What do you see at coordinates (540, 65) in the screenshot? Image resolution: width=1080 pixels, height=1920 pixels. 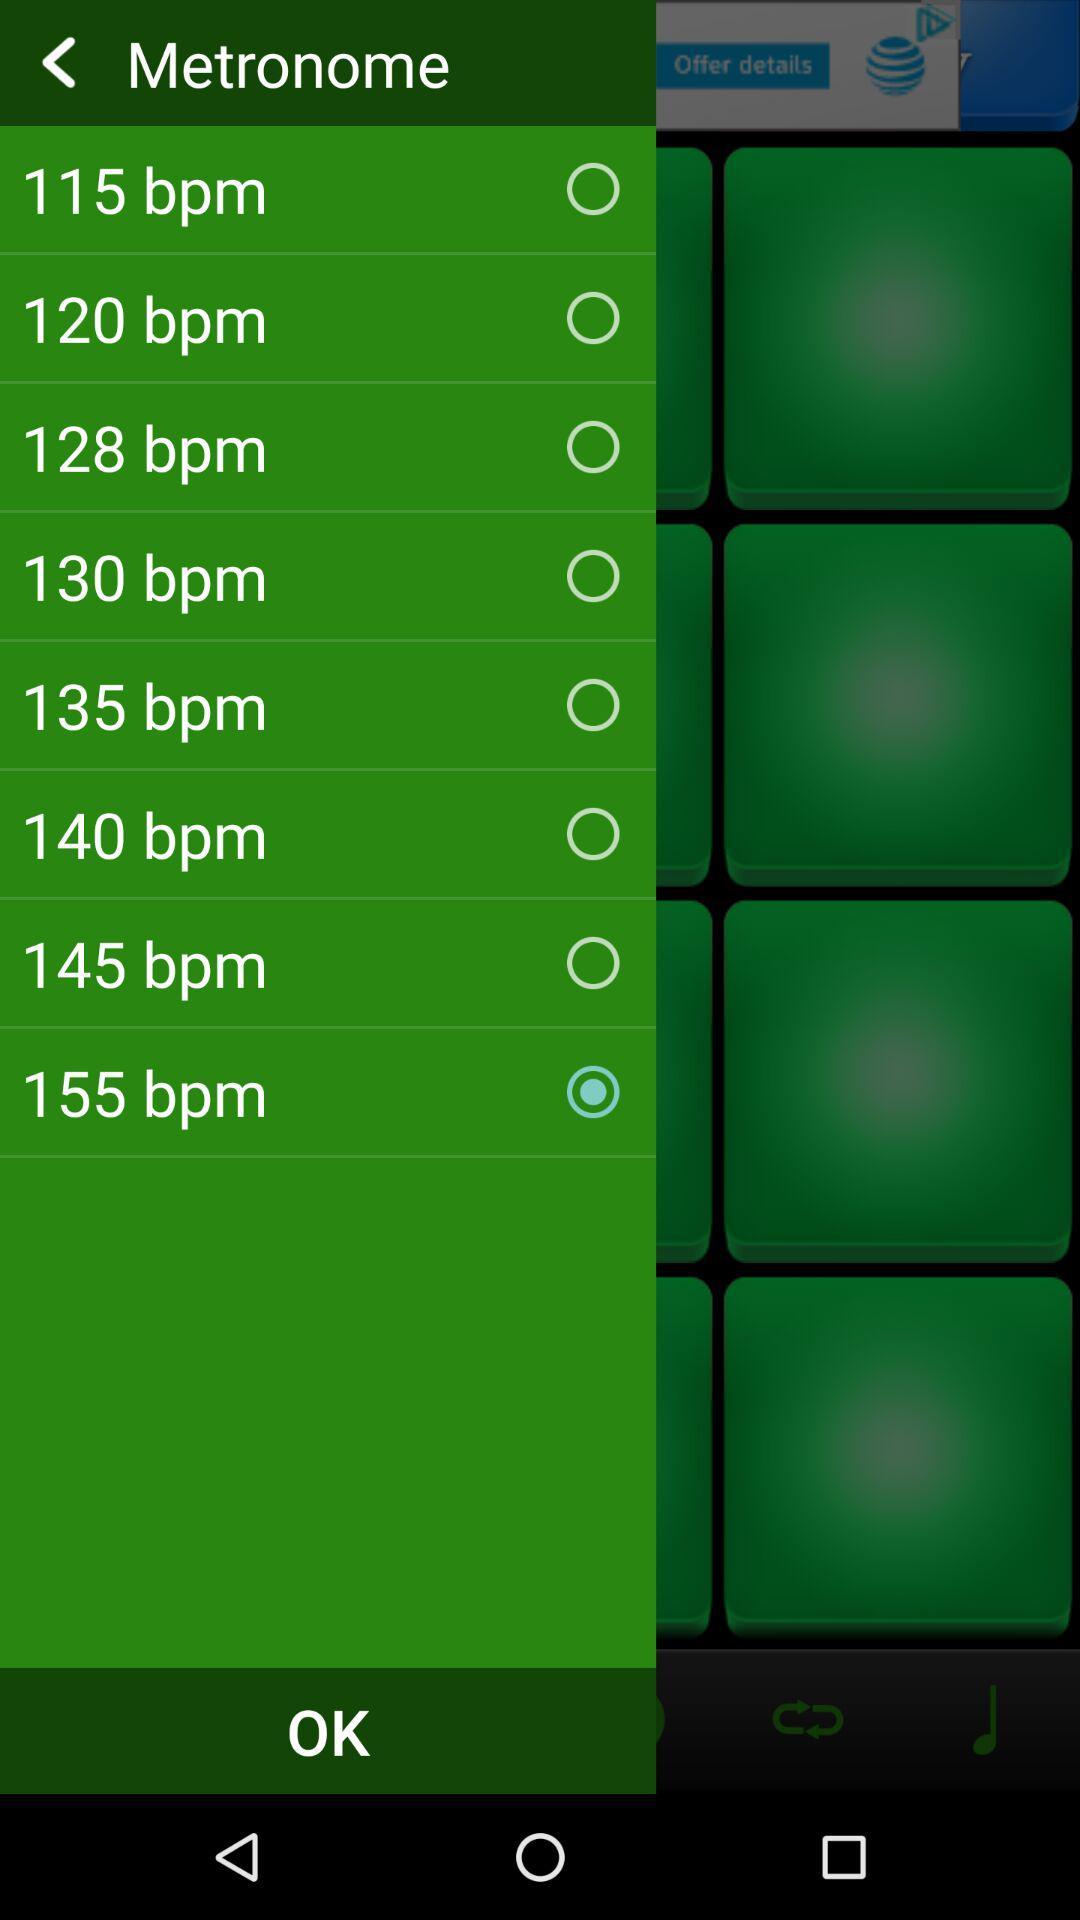 I see `go back` at bounding box center [540, 65].